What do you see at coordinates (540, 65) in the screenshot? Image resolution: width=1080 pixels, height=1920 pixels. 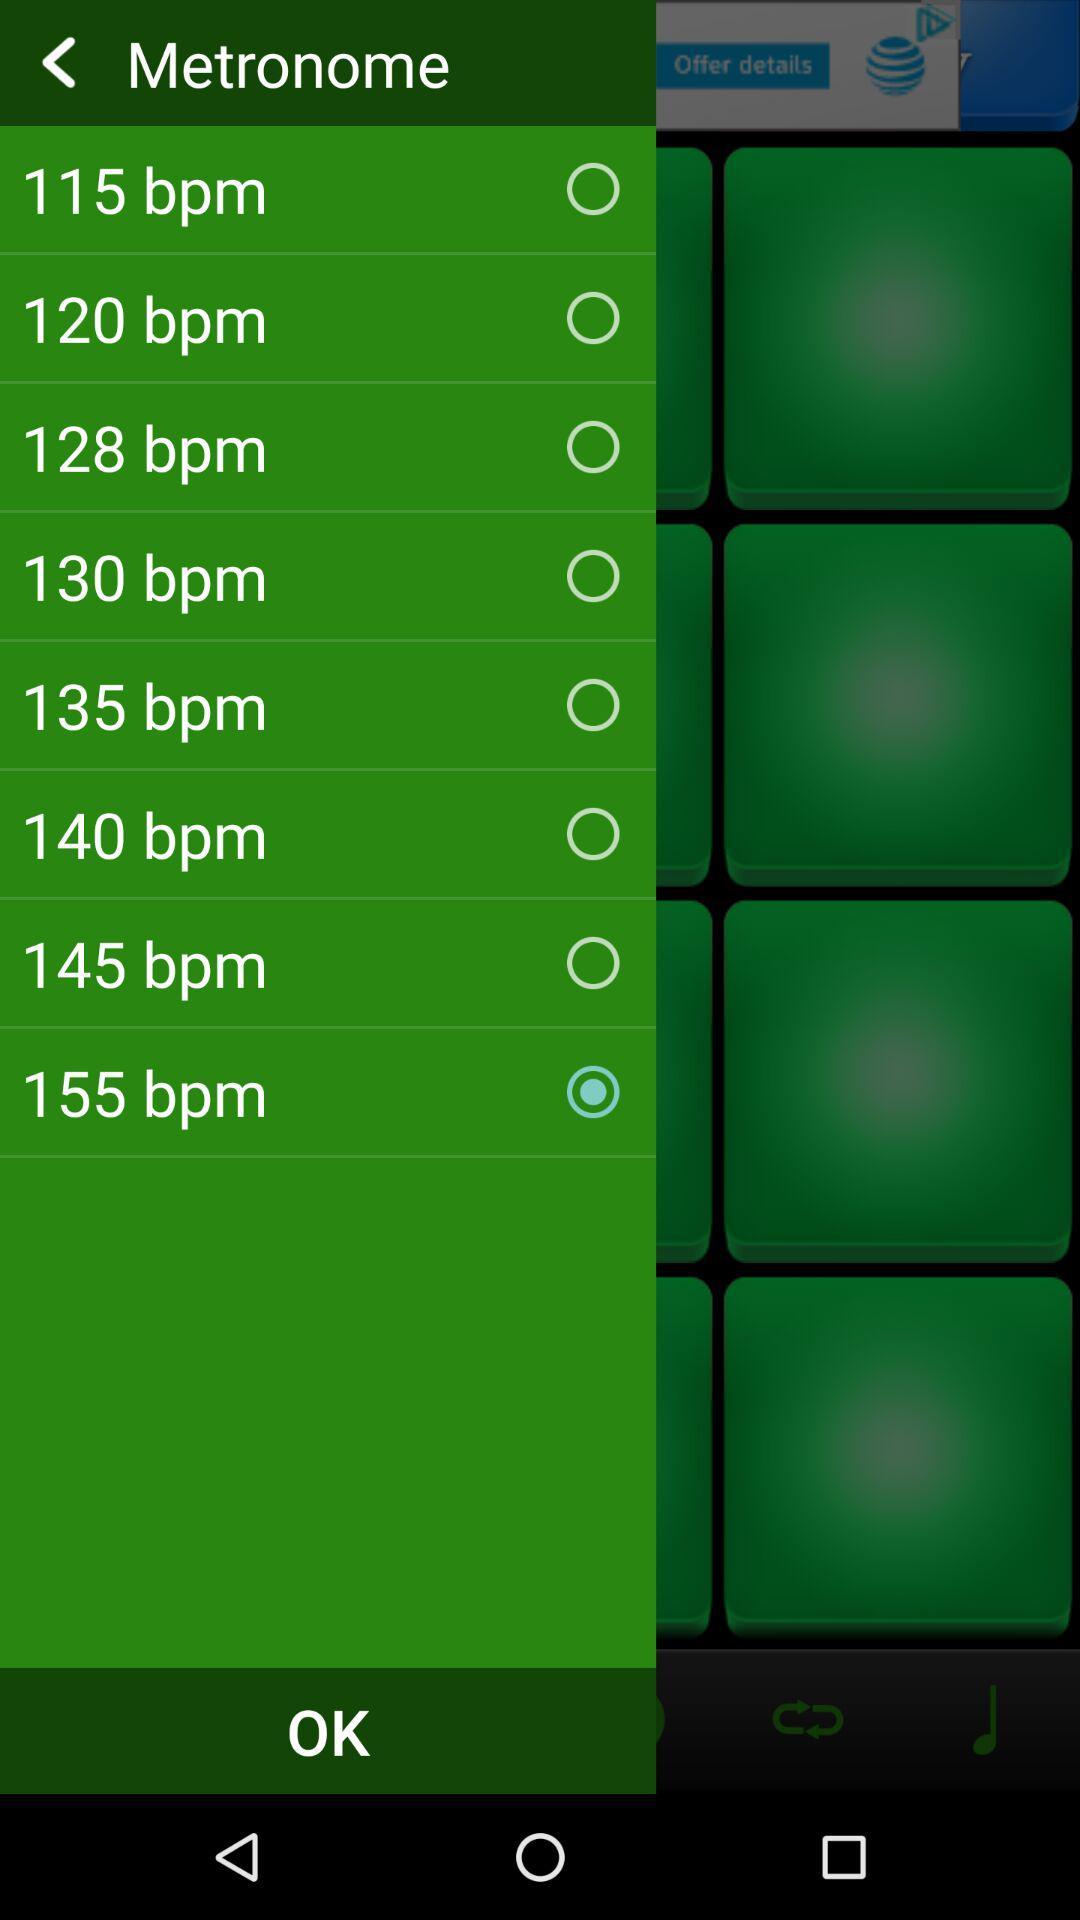 I see `go back` at bounding box center [540, 65].